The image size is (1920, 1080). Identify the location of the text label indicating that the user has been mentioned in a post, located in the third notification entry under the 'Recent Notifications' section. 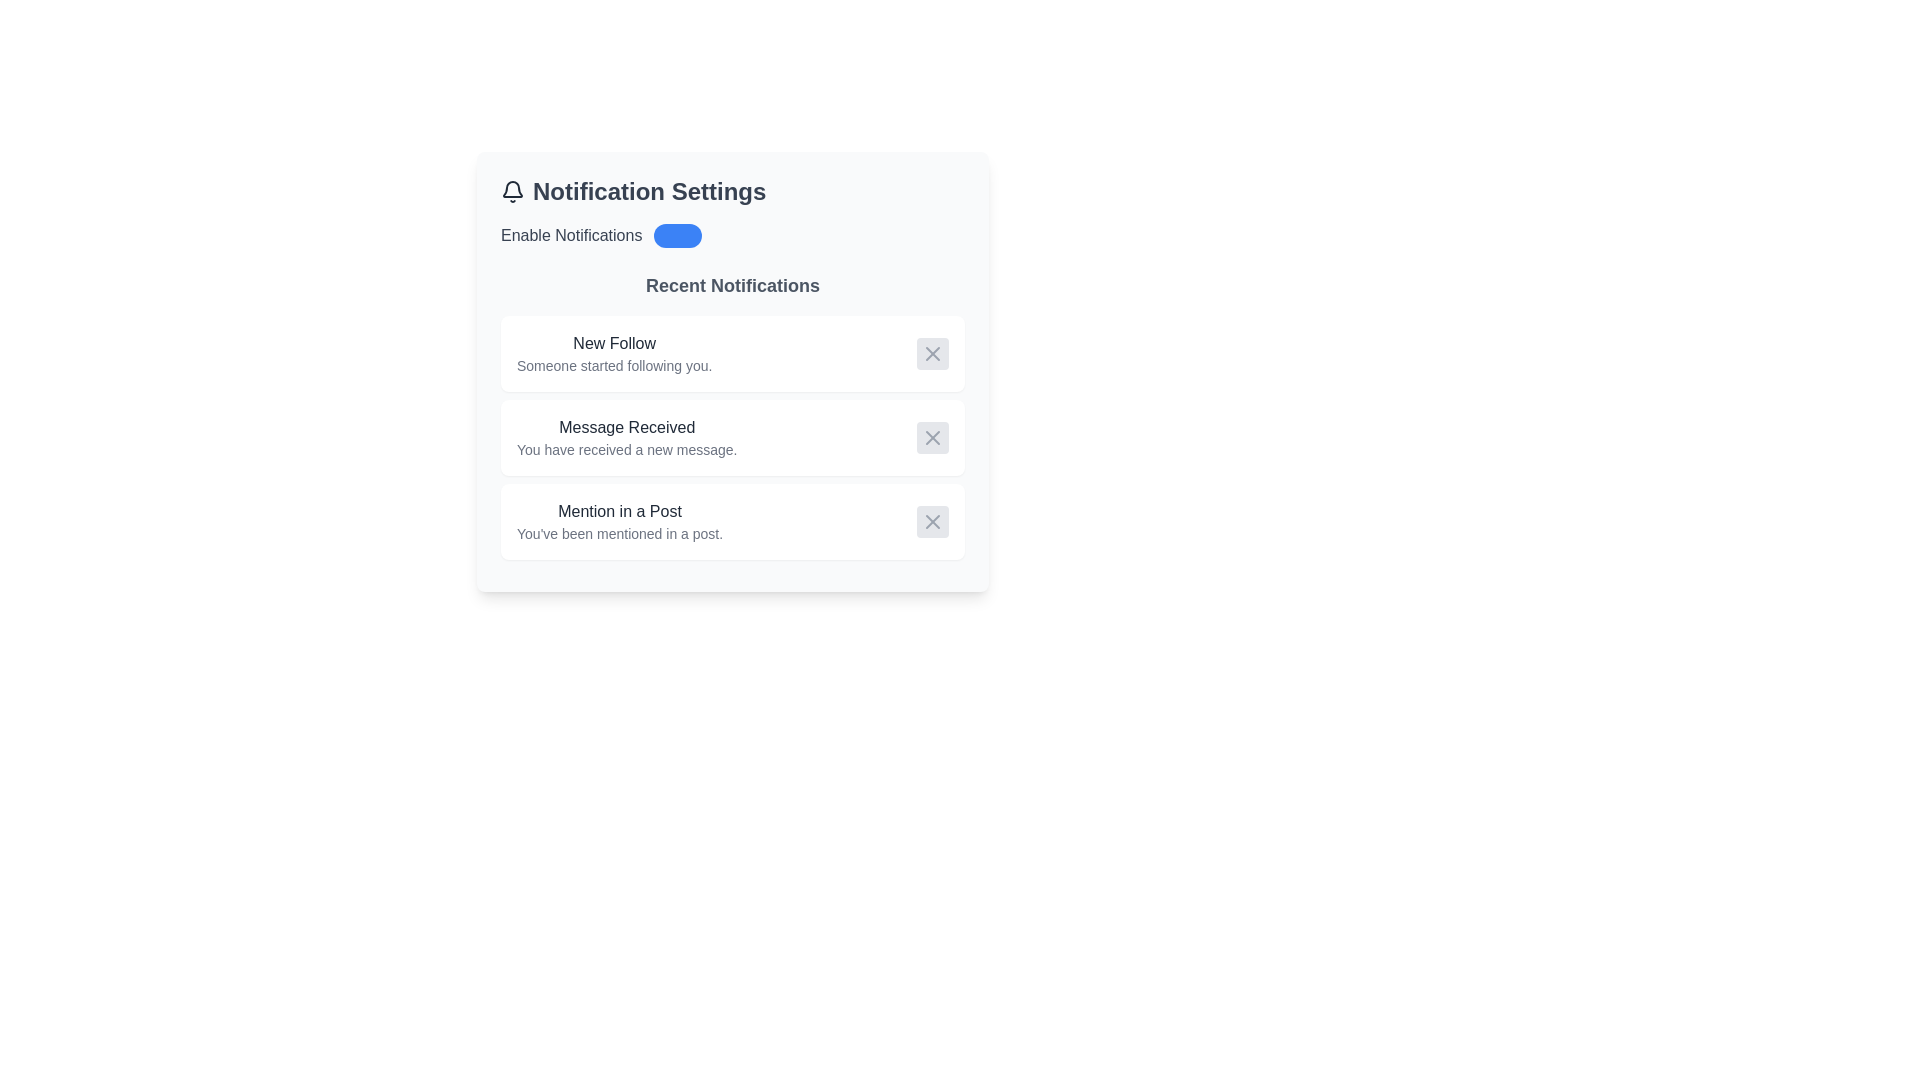
(618, 511).